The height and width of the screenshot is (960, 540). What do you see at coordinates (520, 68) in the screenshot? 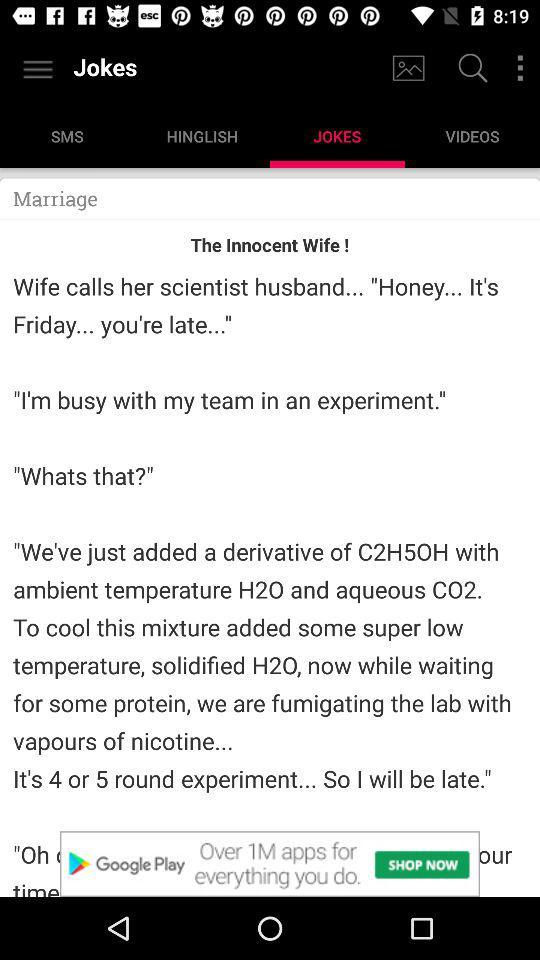
I see `filters` at bounding box center [520, 68].